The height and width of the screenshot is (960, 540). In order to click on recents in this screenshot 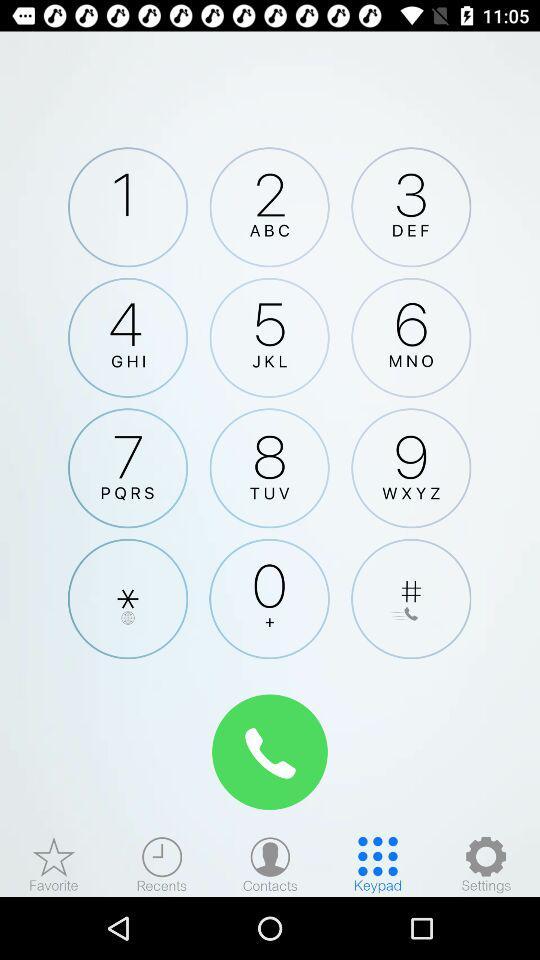, I will do `click(161, 863)`.